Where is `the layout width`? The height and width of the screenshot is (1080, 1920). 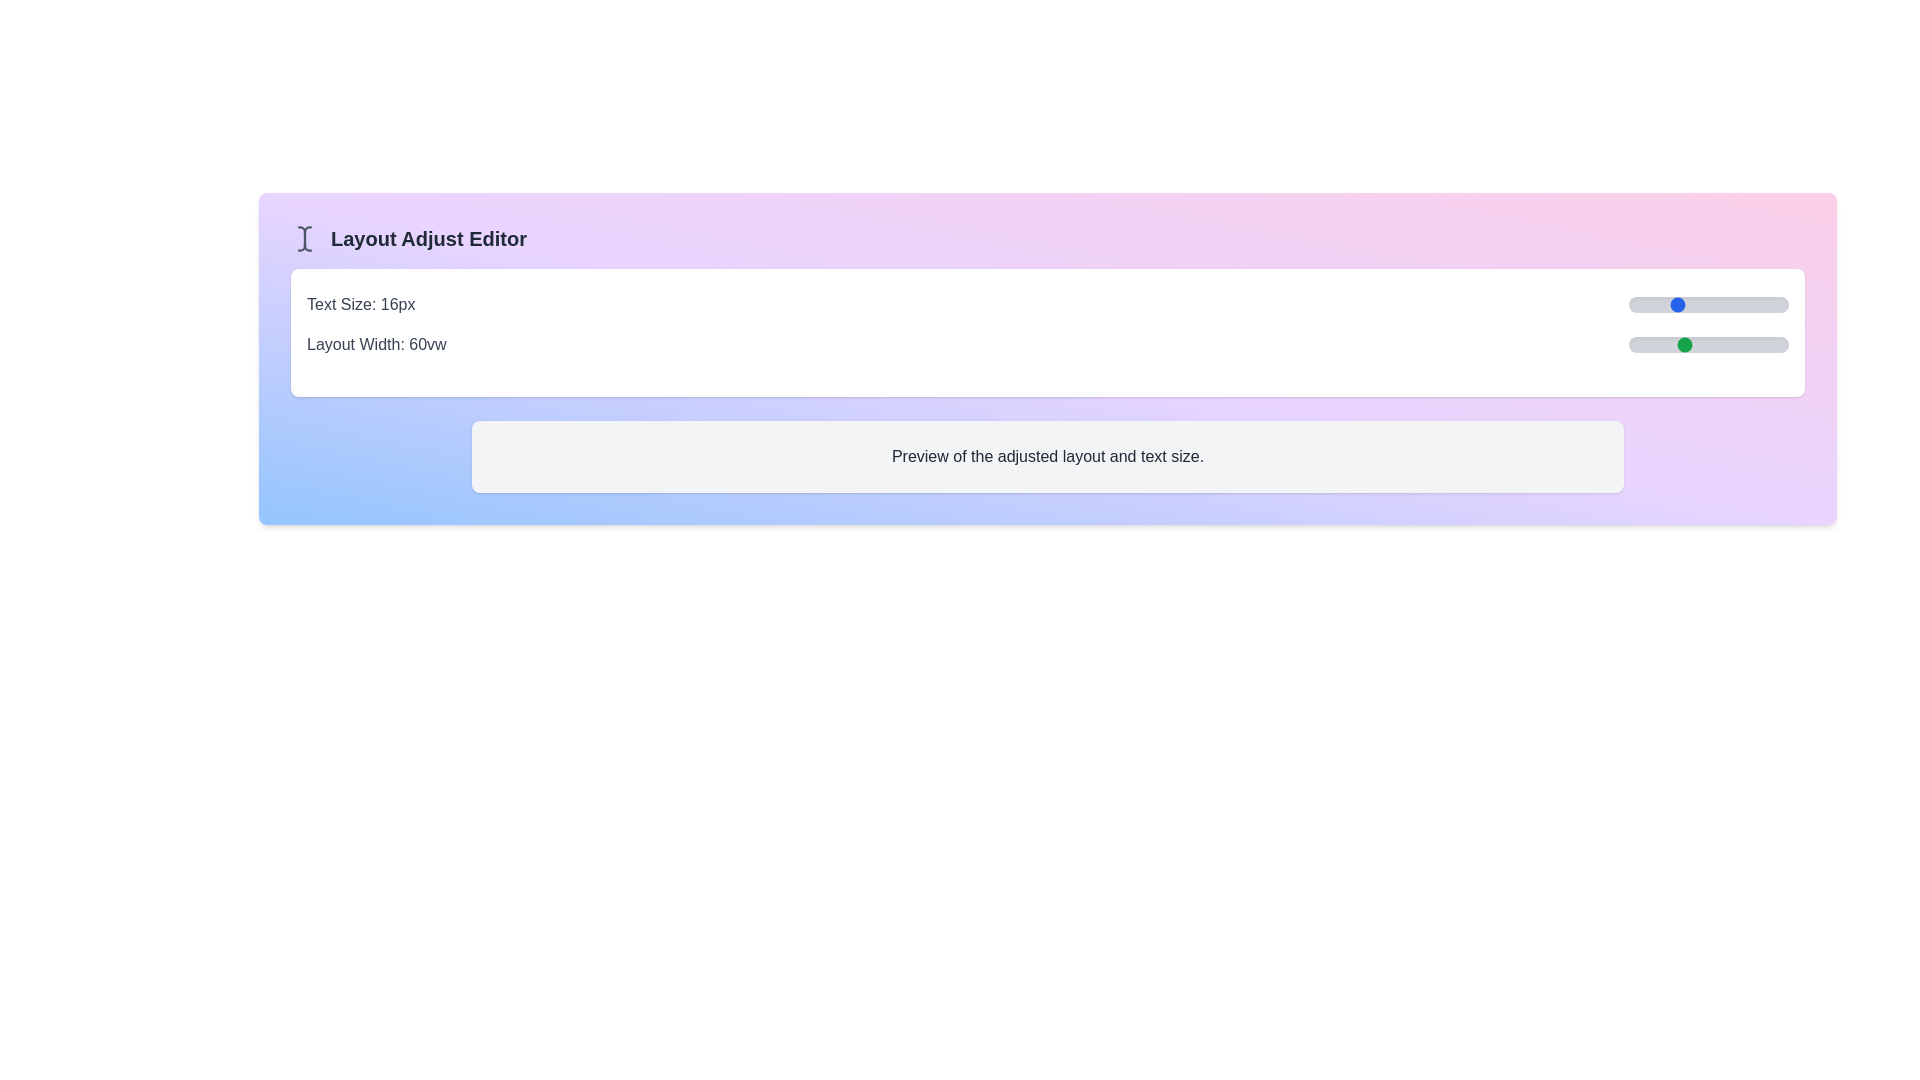
the layout width is located at coordinates (1716, 343).